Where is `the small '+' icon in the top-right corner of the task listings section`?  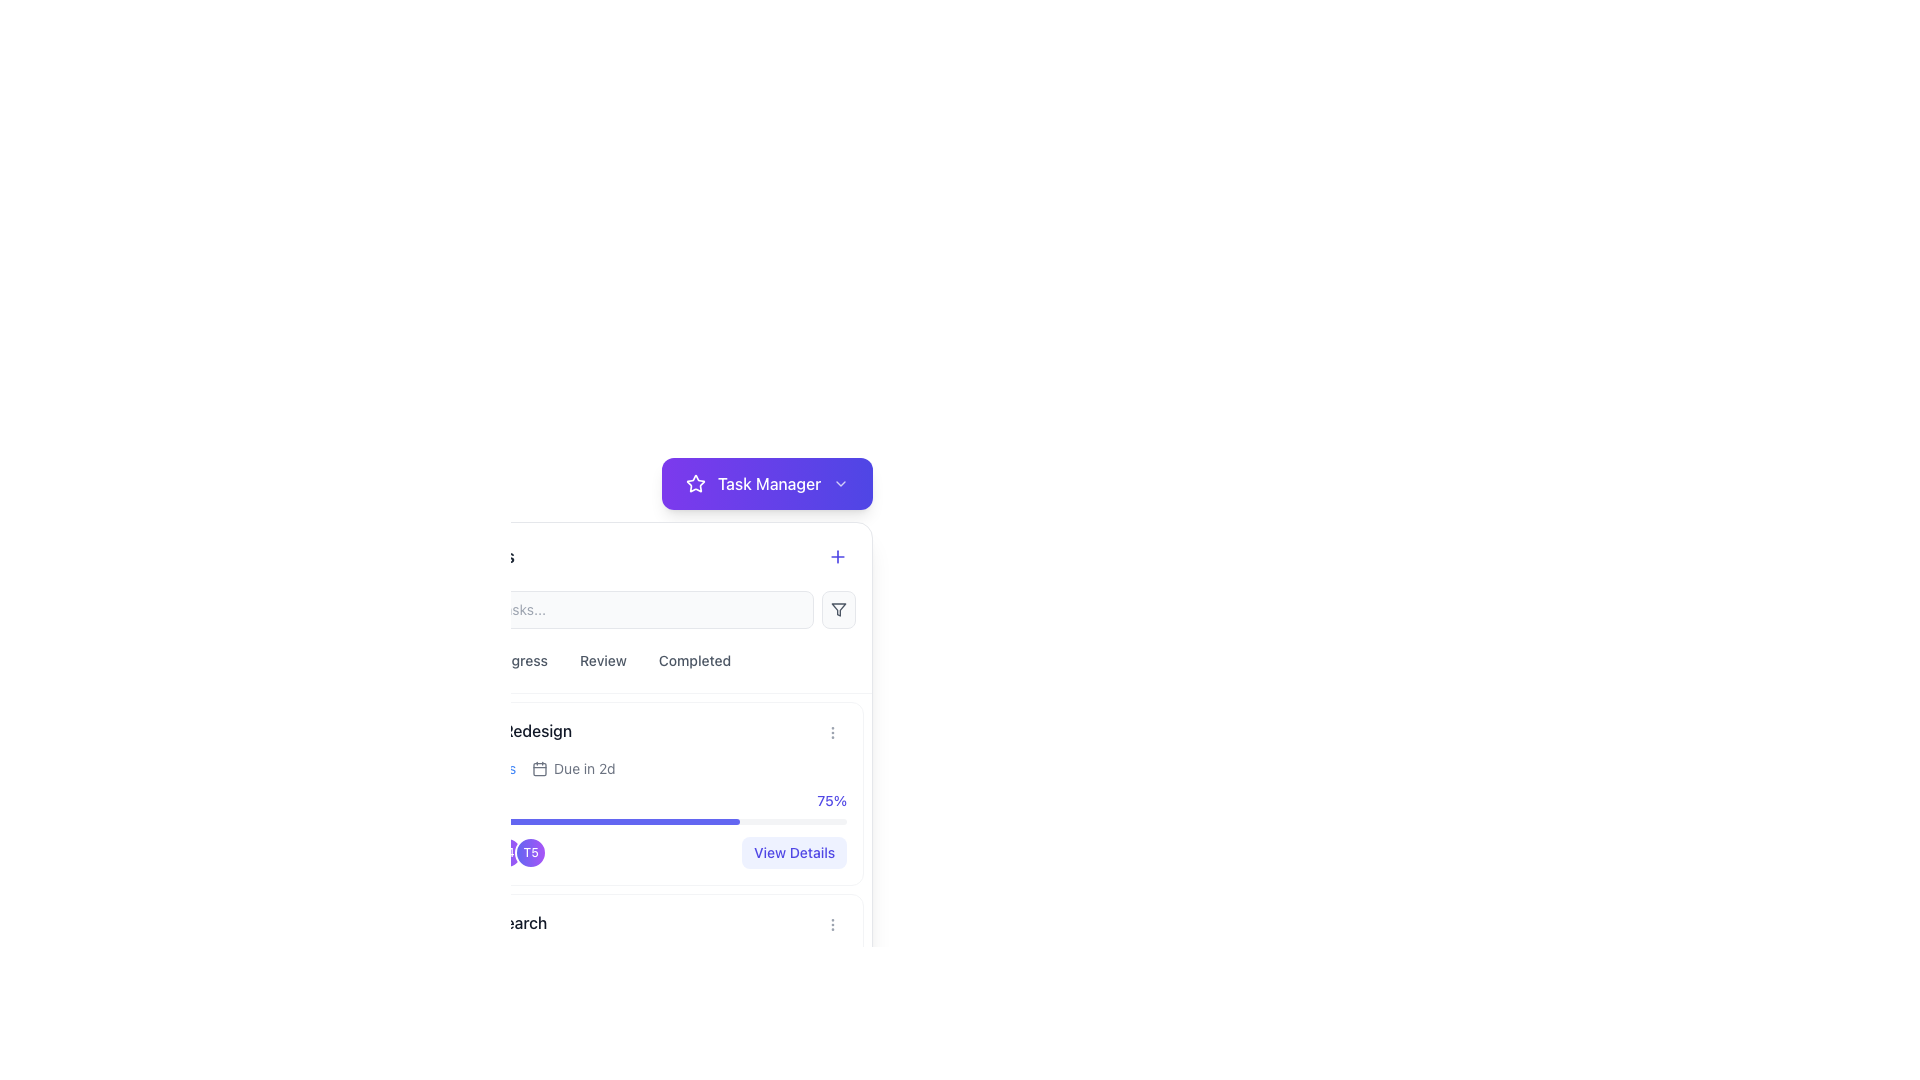
the small '+' icon in the top-right corner of the task listings section is located at coordinates (838, 556).